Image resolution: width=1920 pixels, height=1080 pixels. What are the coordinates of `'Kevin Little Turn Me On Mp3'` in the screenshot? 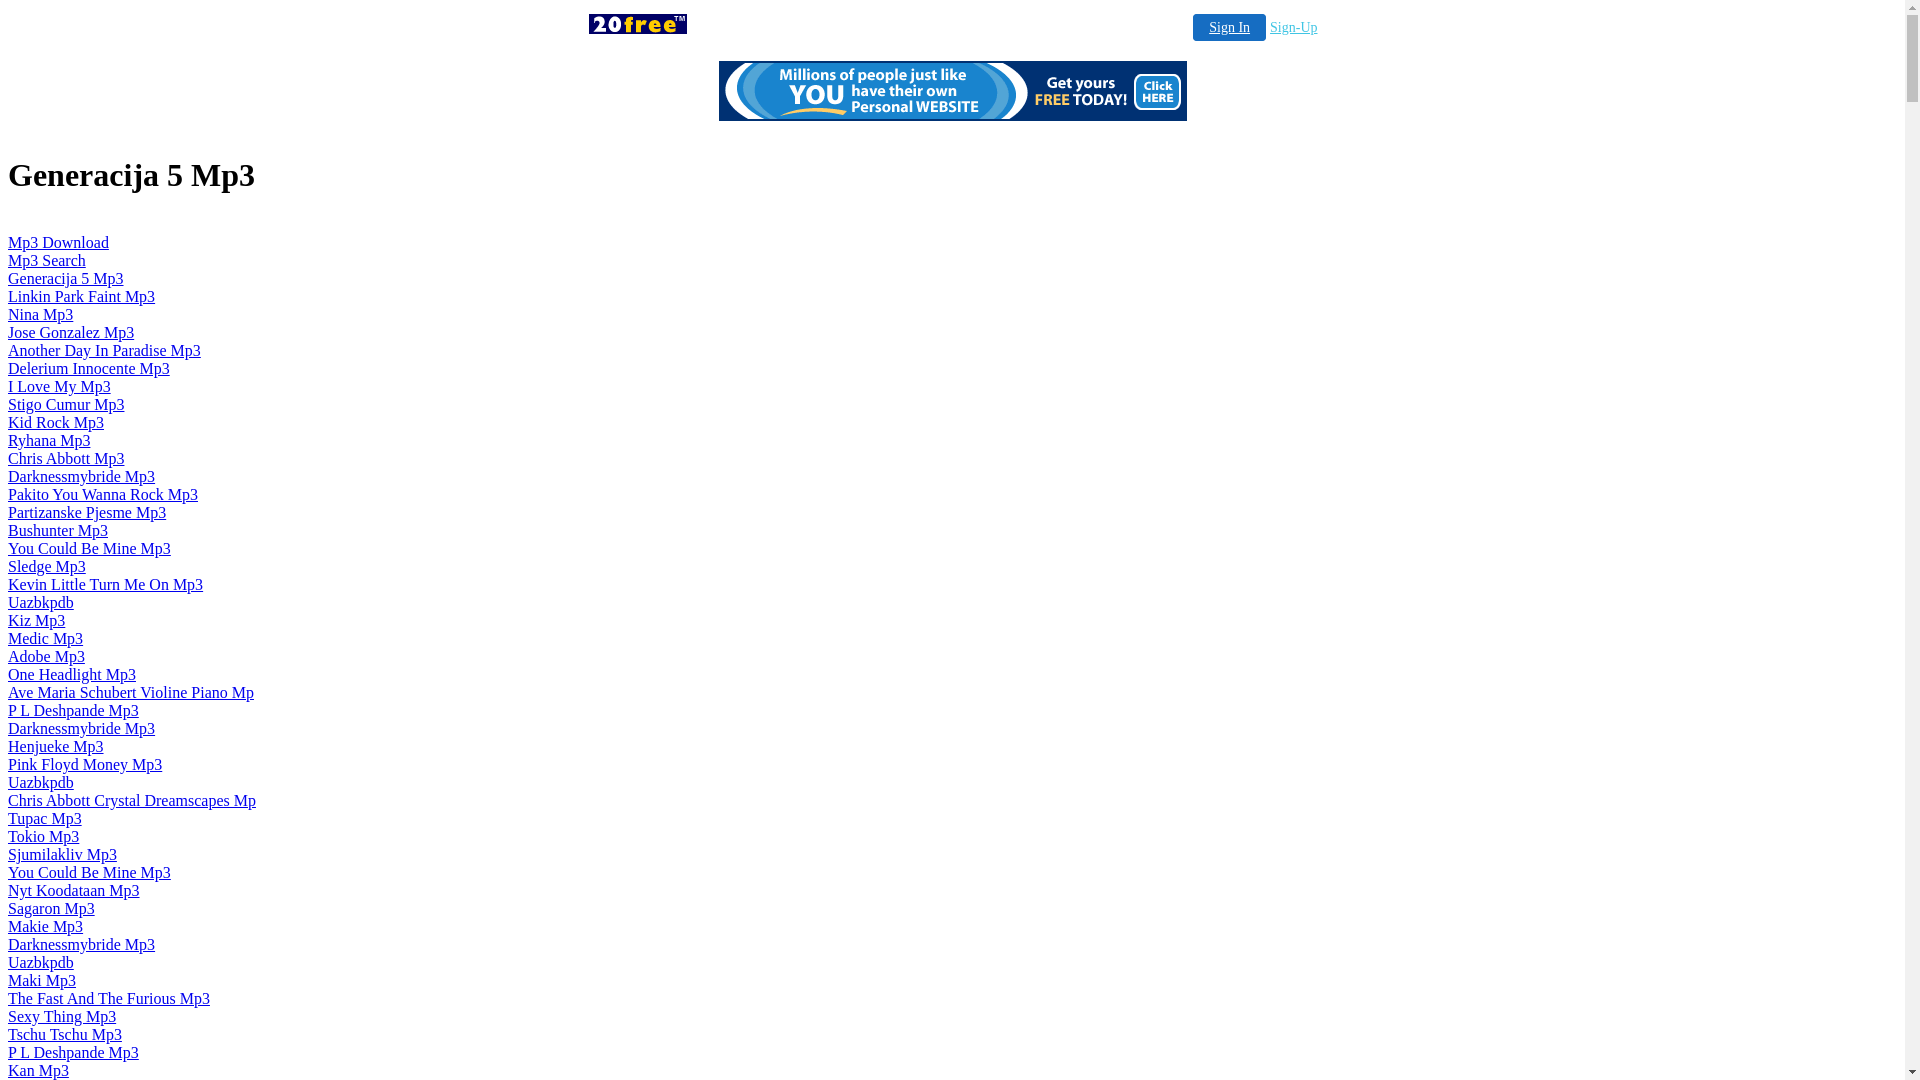 It's located at (104, 584).